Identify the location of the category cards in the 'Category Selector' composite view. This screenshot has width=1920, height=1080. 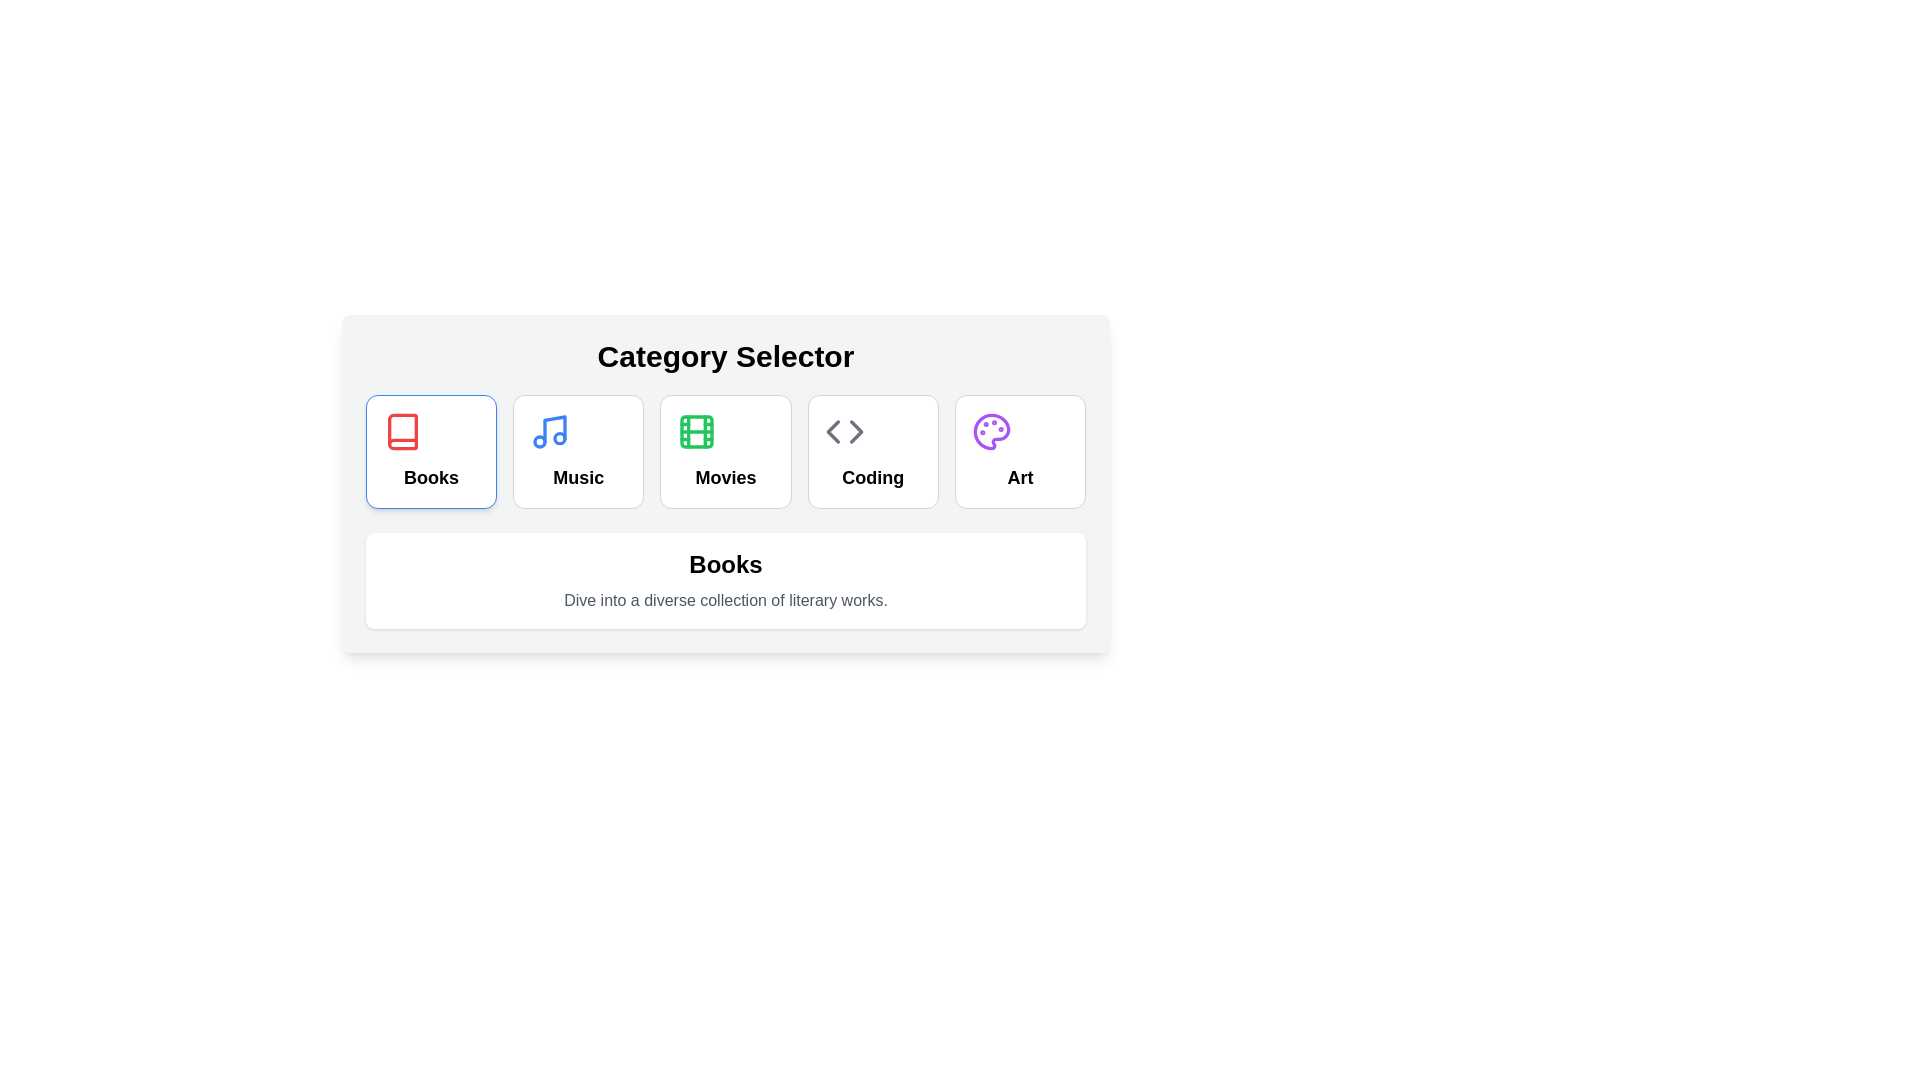
(724, 483).